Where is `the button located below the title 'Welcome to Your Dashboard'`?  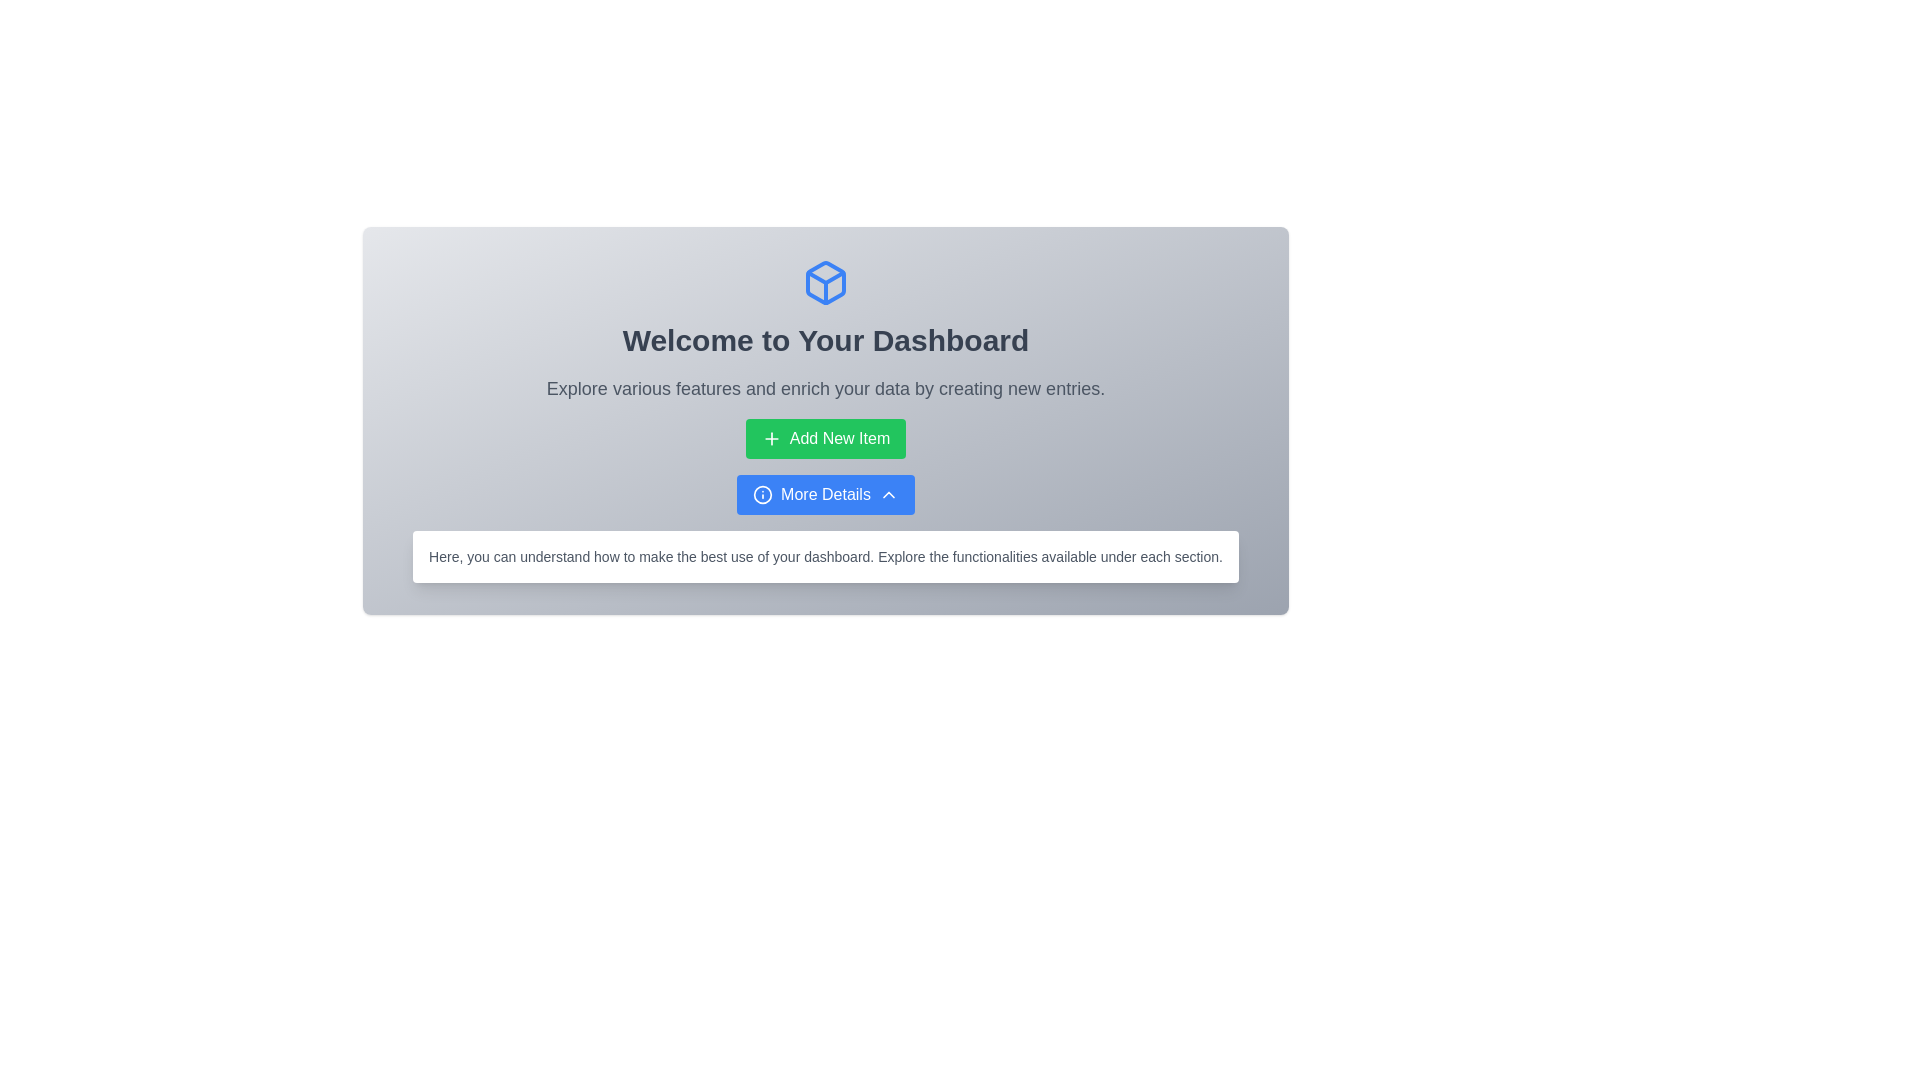 the button located below the title 'Welcome to Your Dashboard' is located at coordinates (825, 438).